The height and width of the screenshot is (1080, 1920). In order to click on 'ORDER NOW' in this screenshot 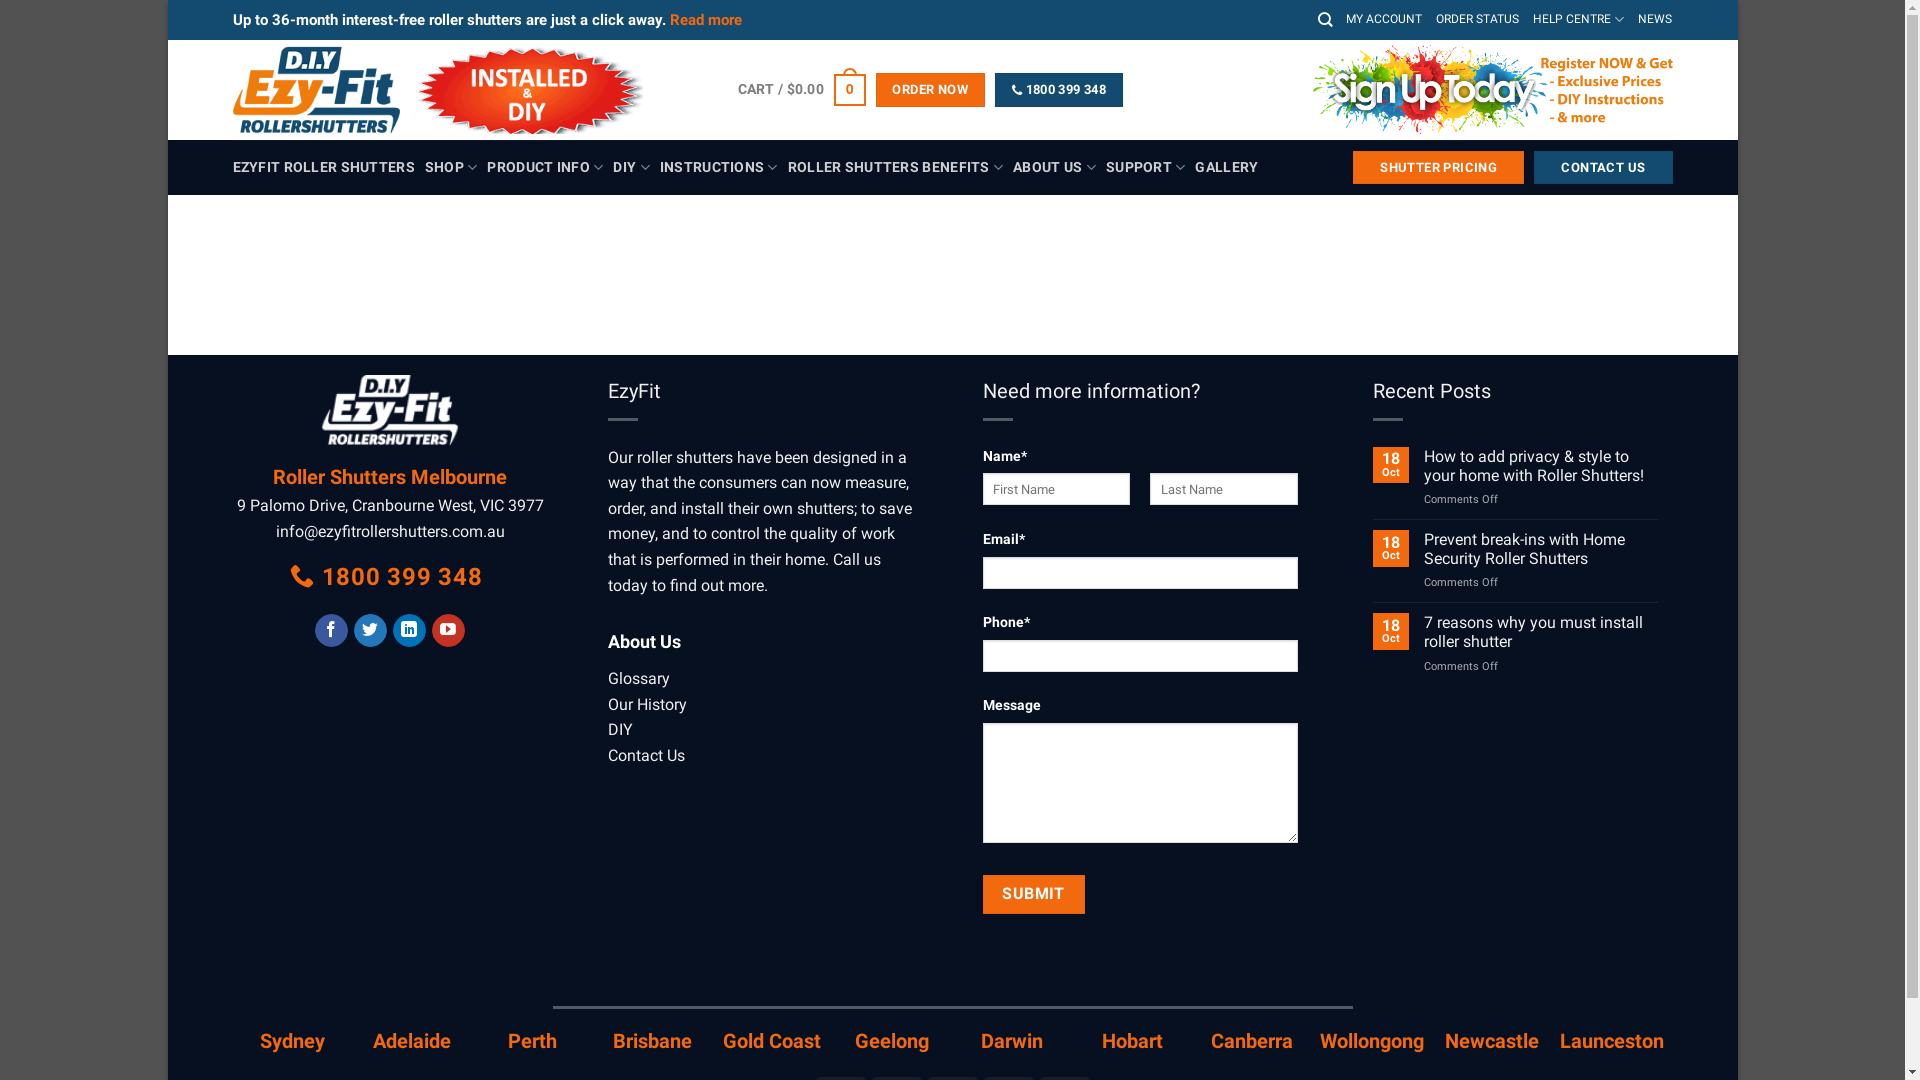, I will do `click(929, 88)`.